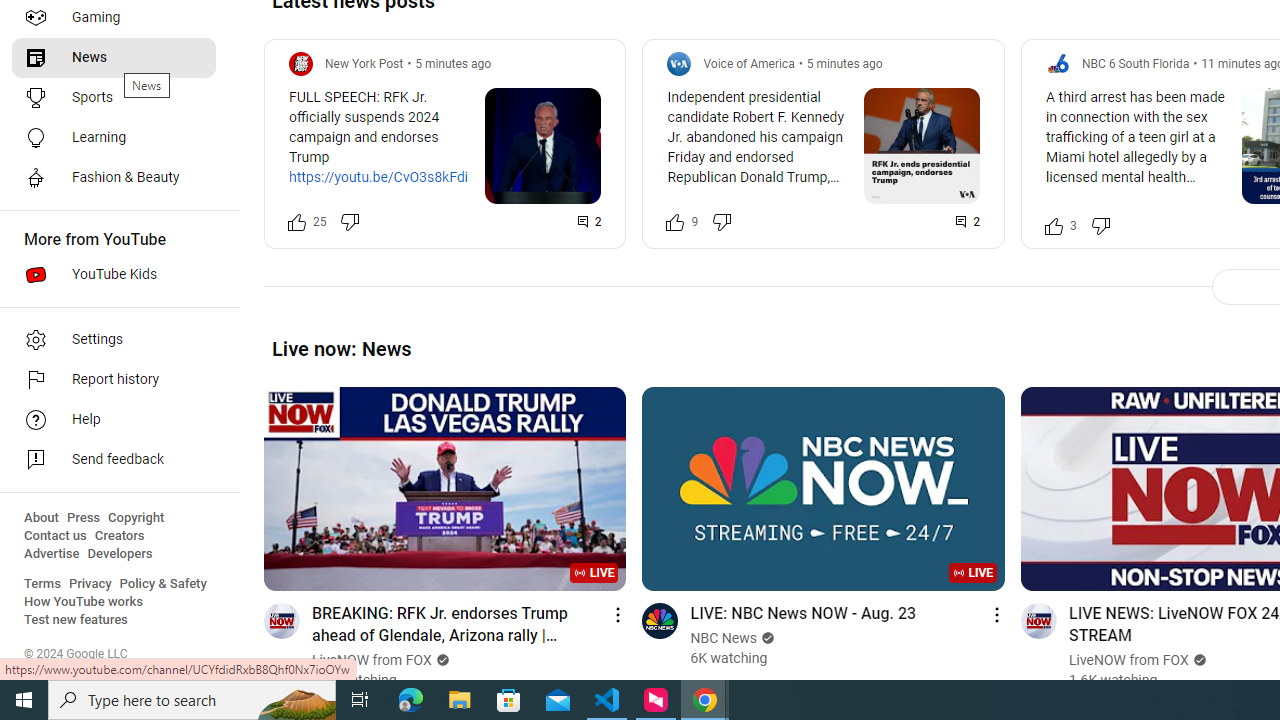 This screenshot has height=720, width=1280. Describe the element at coordinates (383, 176) in the screenshot. I see `'https://youtu.be/CvO3s8kFdiU'` at that location.